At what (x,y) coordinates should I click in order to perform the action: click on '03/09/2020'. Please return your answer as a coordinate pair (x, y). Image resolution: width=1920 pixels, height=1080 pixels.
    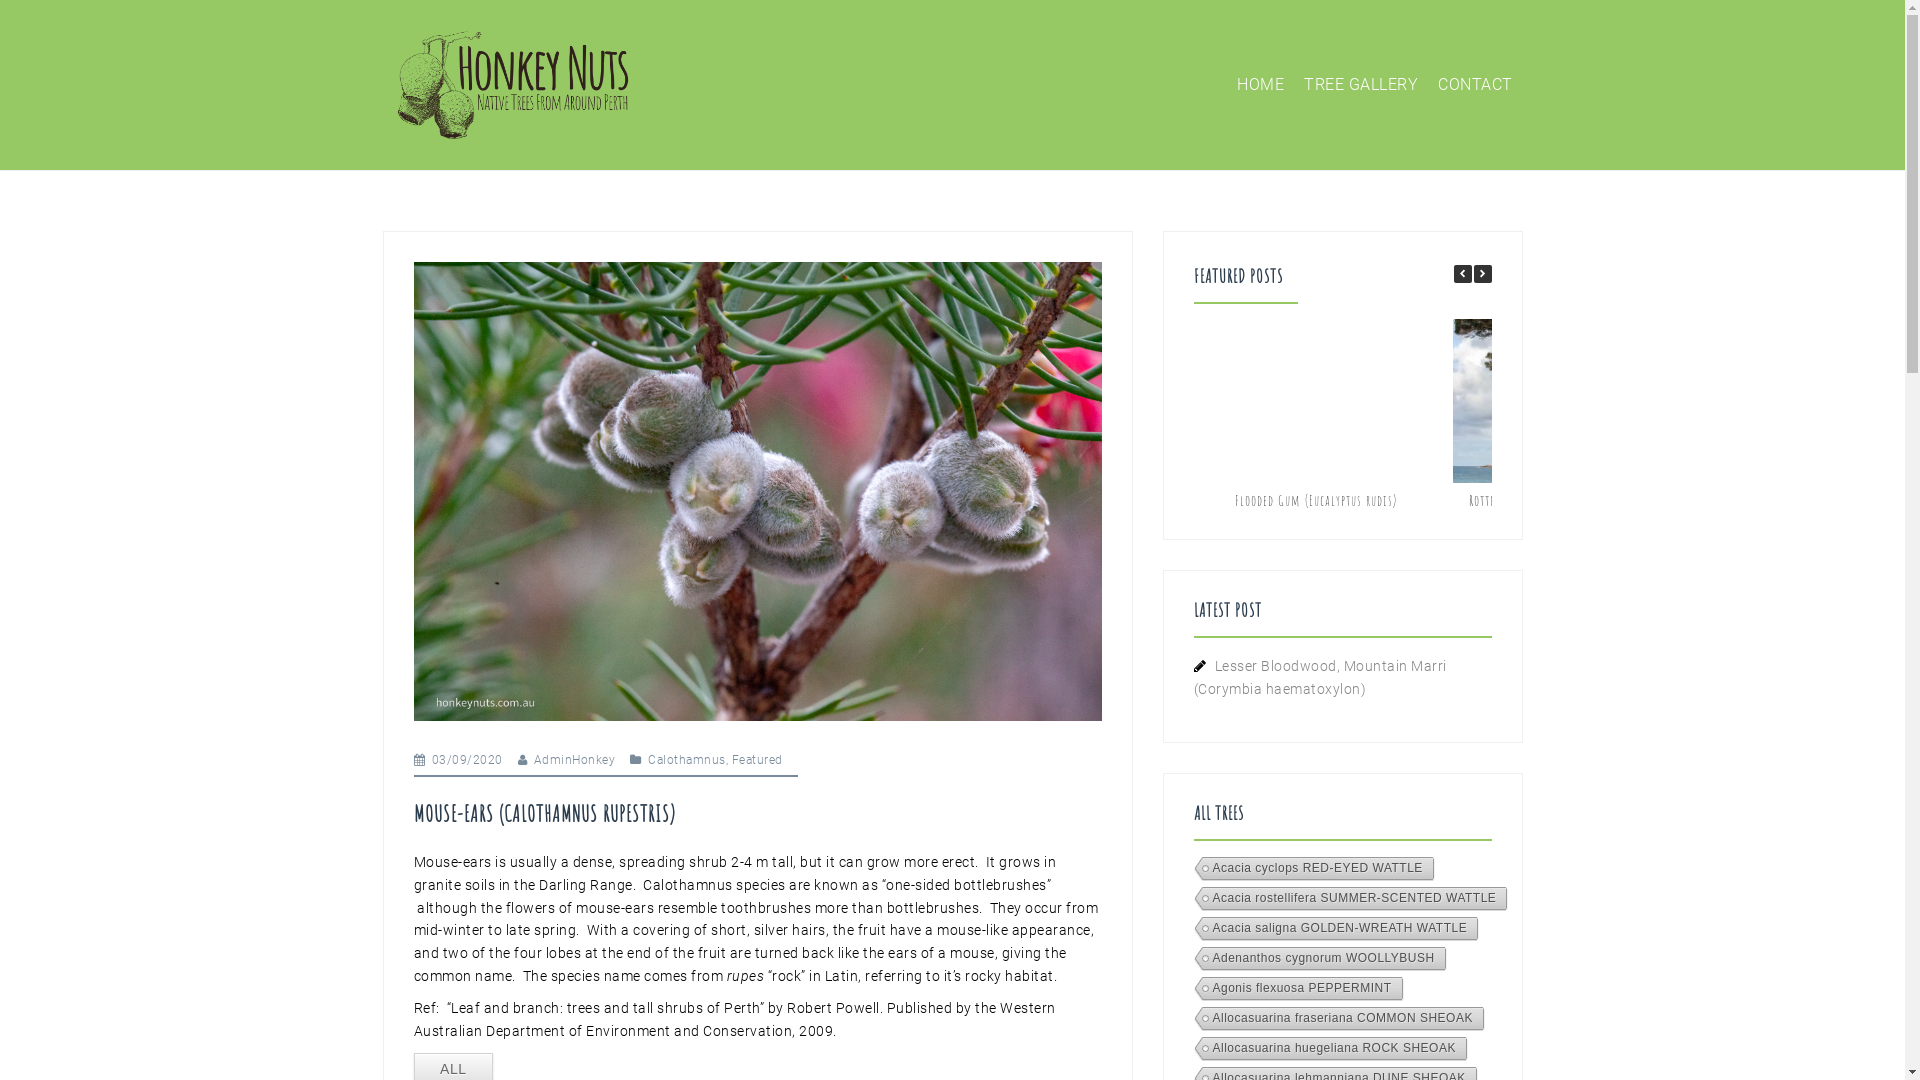
    Looking at the image, I should click on (466, 759).